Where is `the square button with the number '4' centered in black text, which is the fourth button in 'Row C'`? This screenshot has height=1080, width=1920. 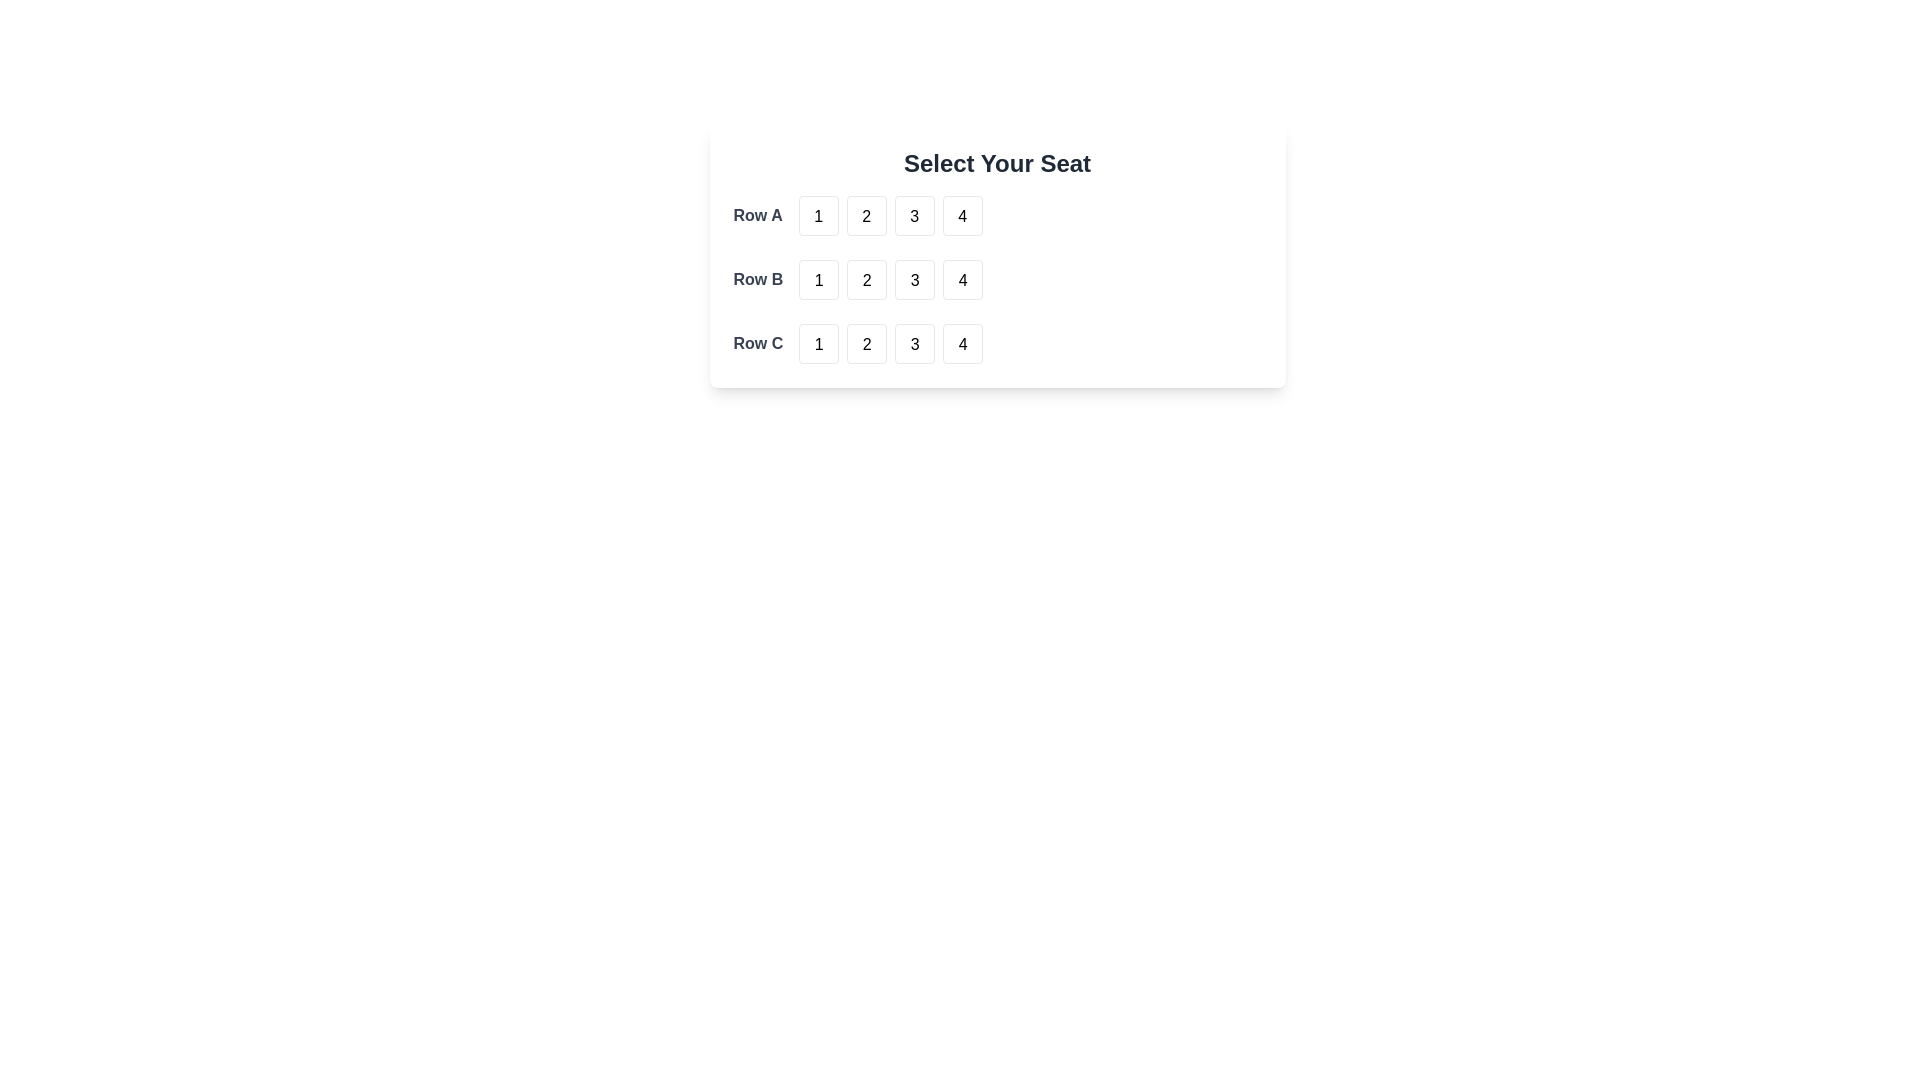 the square button with the number '4' centered in black text, which is the fourth button in 'Row C' is located at coordinates (963, 342).